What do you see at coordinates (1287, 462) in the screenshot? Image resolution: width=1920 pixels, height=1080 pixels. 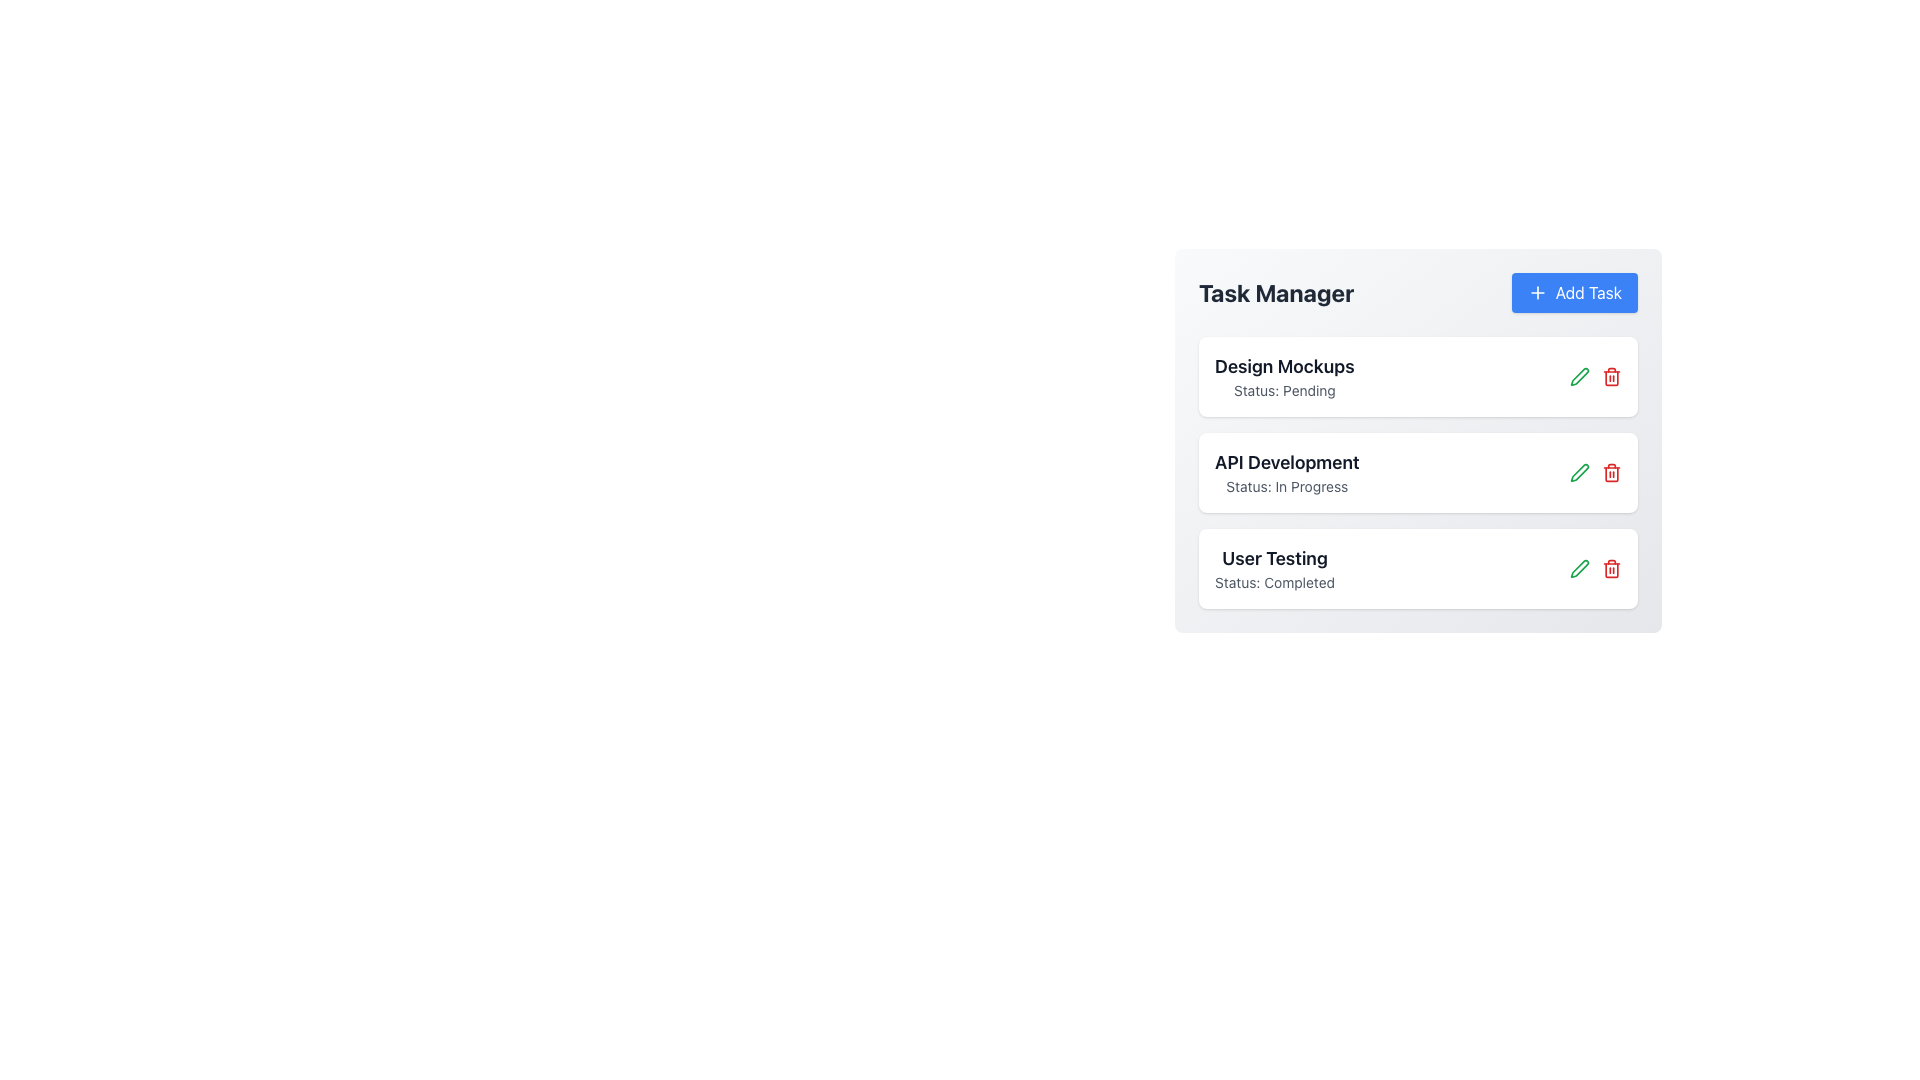 I see `the static text element that serves as a header indicating the name of a specific task, positioned between 'Design Mockups' and 'User Testing' in the vertical list of tasks` at bounding box center [1287, 462].